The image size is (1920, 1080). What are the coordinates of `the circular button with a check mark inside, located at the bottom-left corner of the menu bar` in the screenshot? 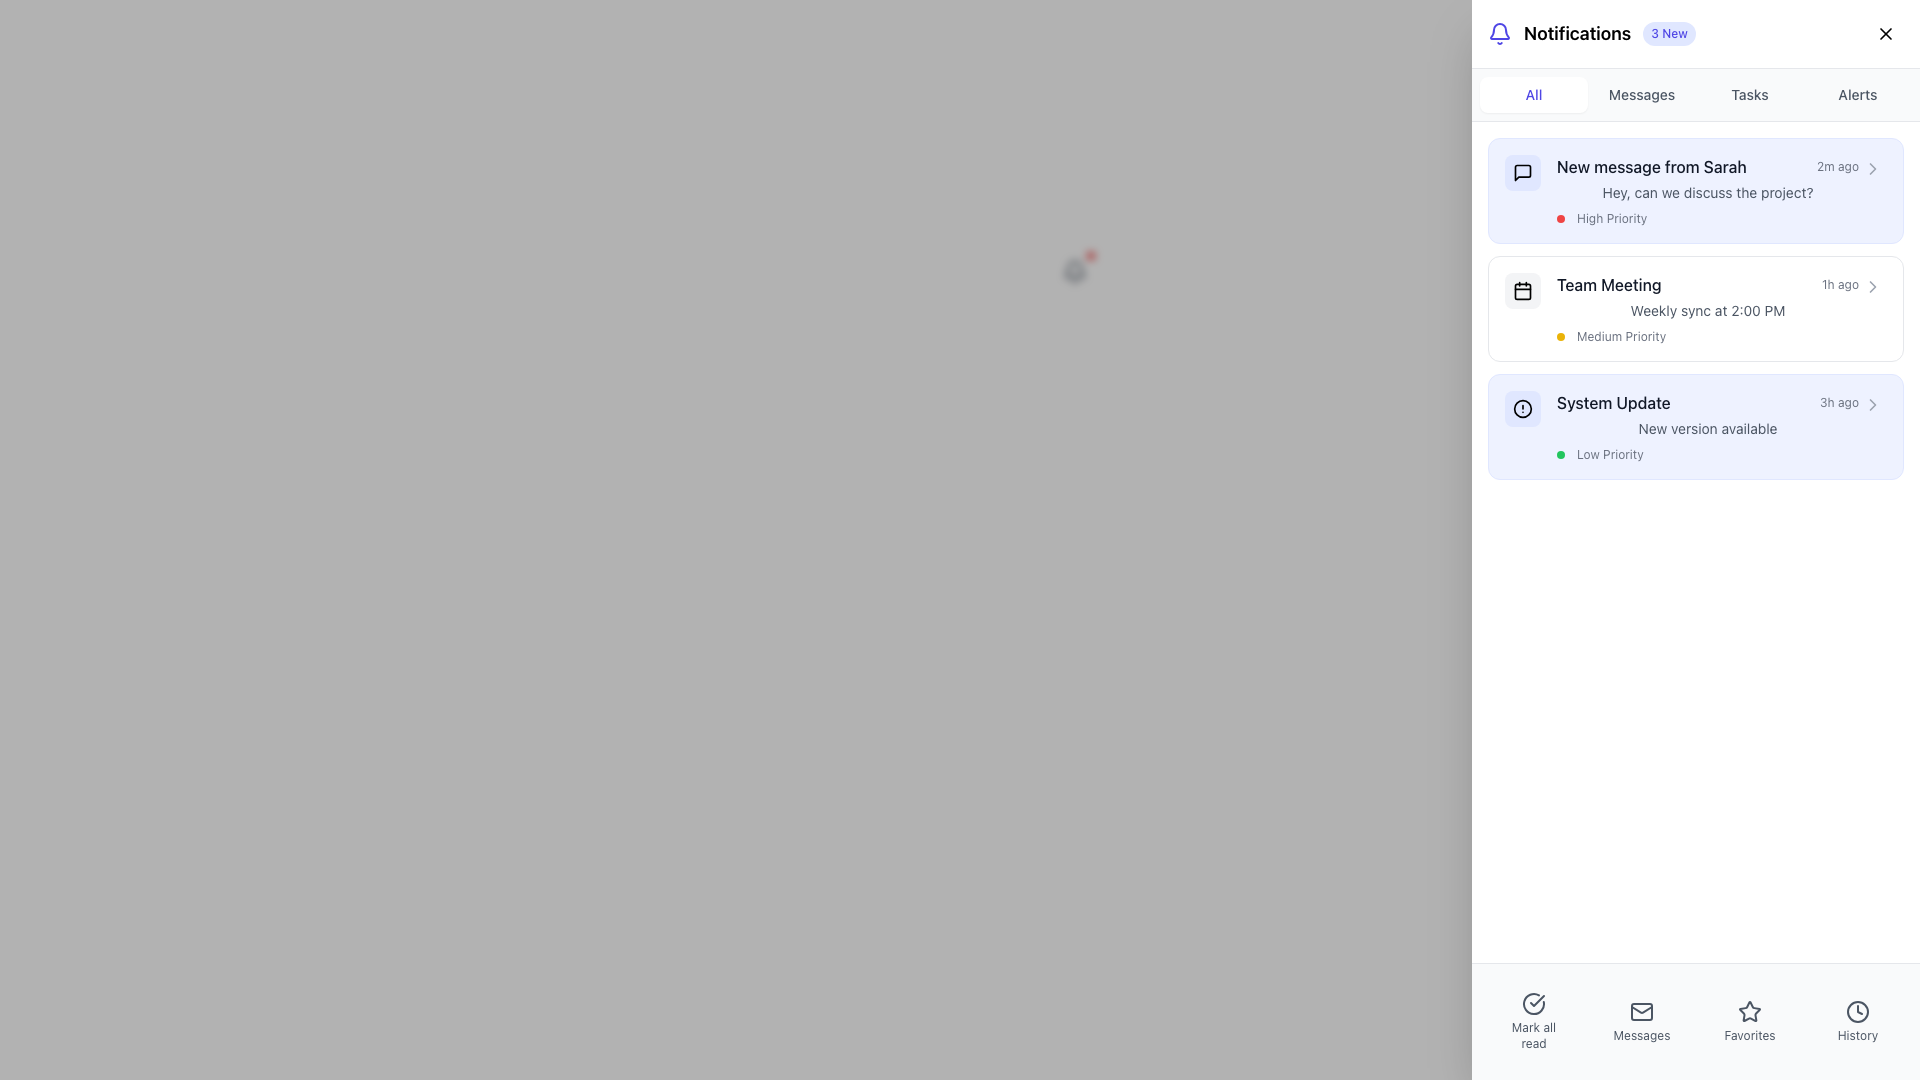 It's located at (1533, 1003).